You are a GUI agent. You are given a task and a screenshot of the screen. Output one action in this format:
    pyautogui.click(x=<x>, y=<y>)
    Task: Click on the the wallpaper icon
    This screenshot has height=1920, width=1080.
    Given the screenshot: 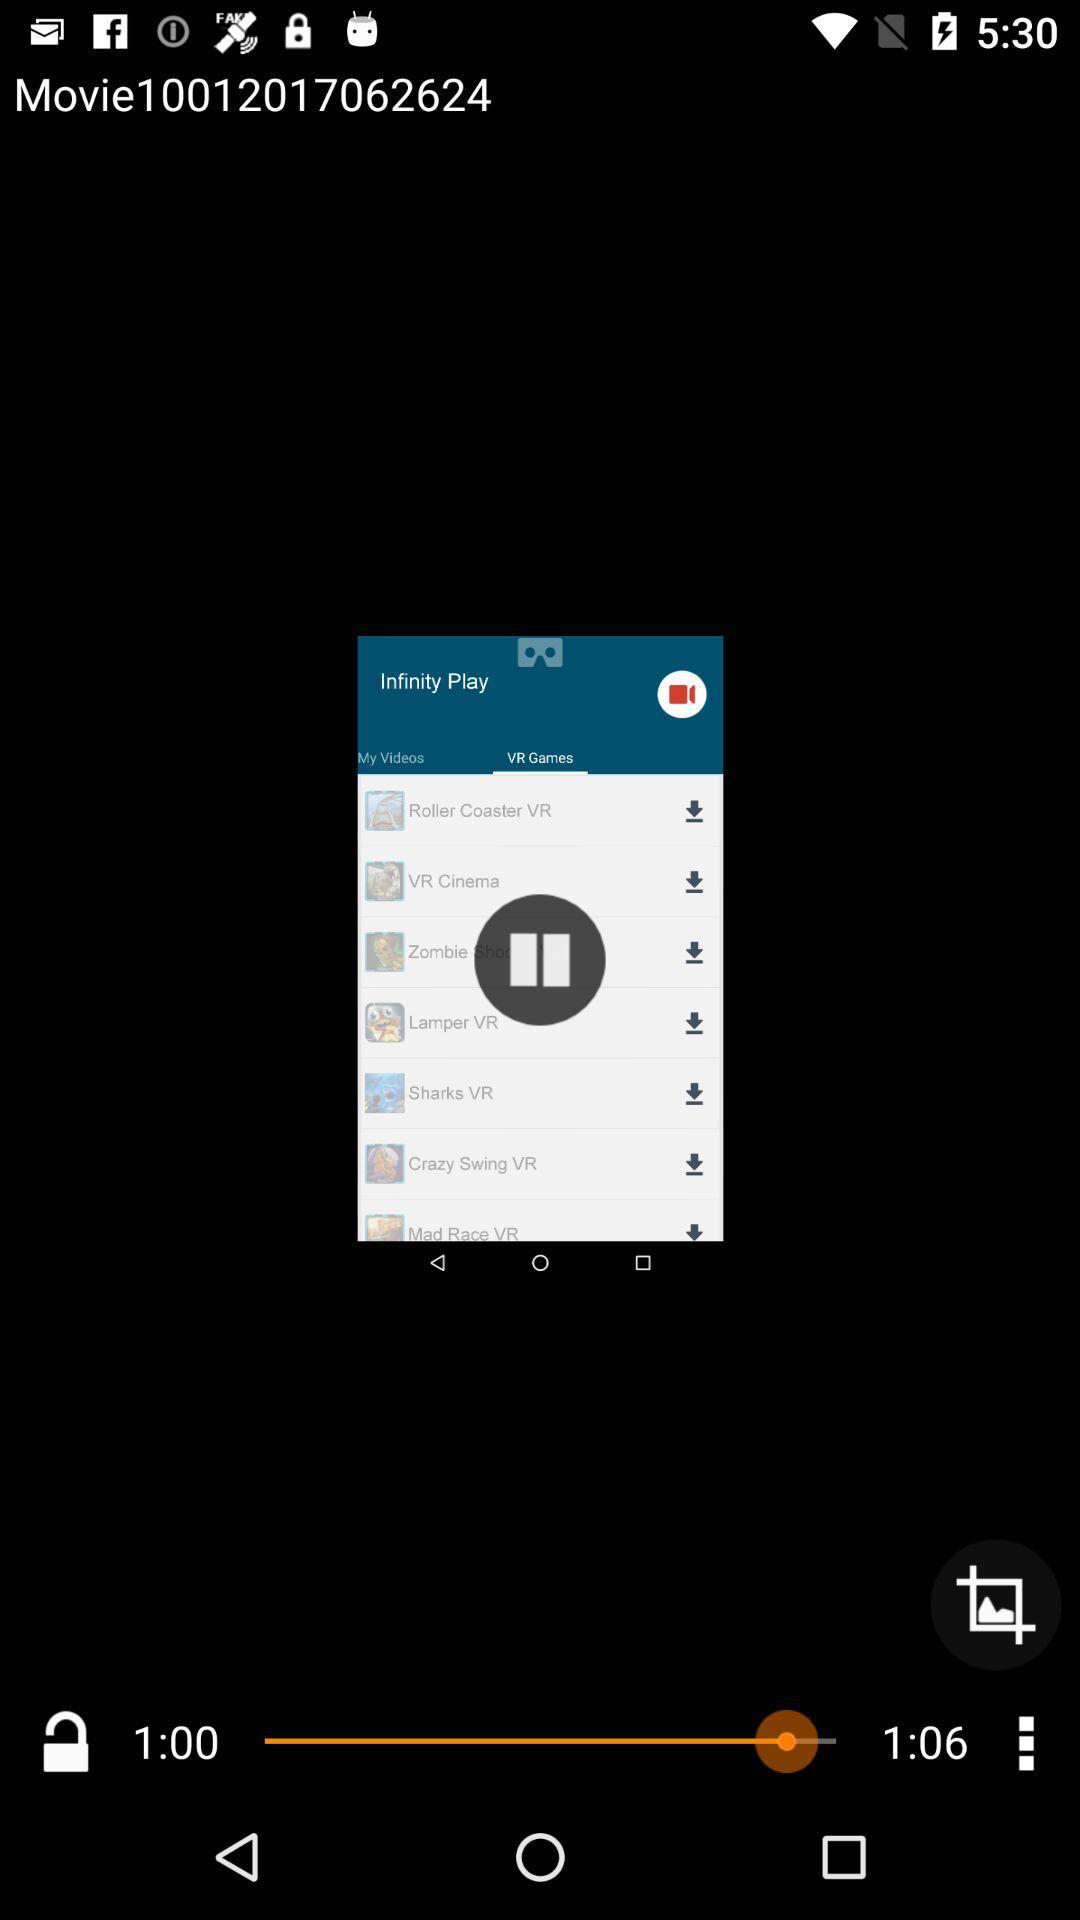 What is the action you would take?
    pyautogui.click(x=995, y=1604)
    